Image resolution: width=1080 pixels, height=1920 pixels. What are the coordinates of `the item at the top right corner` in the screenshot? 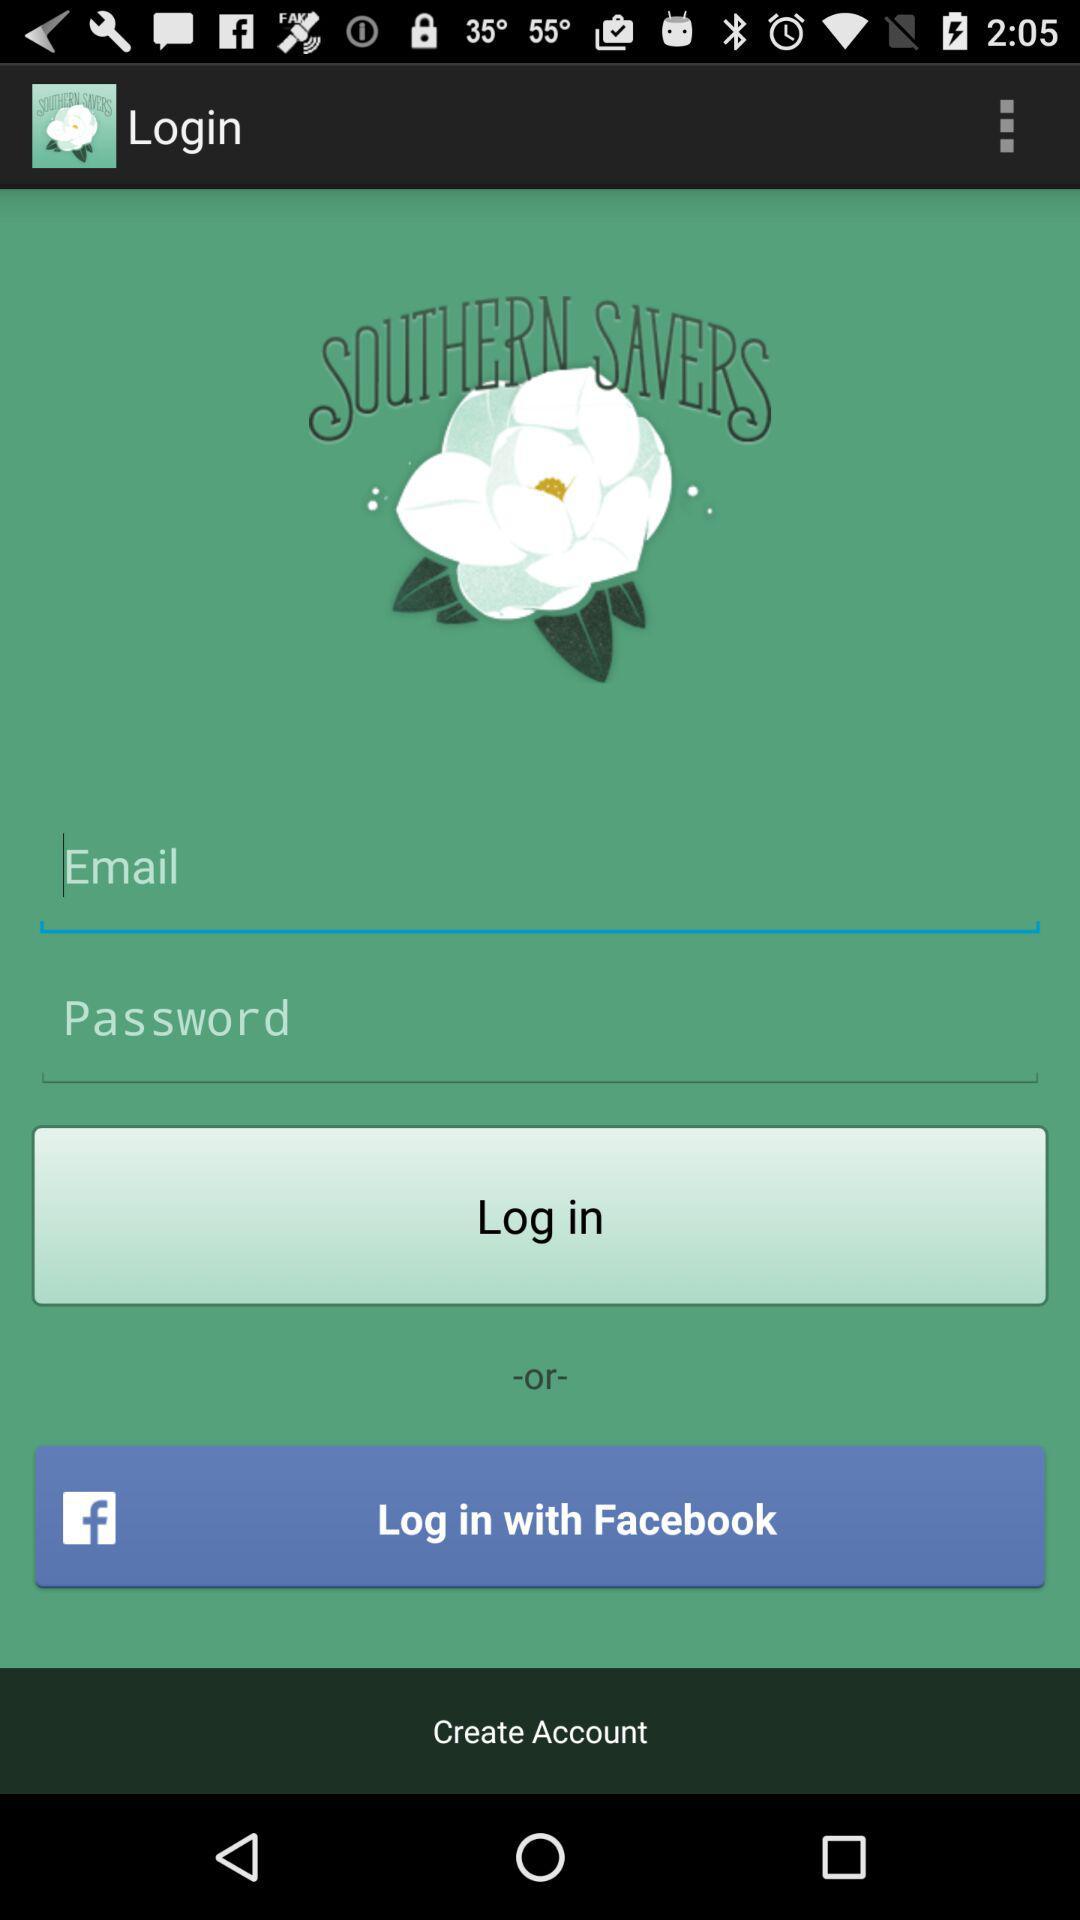 It's located at (1006, 124).